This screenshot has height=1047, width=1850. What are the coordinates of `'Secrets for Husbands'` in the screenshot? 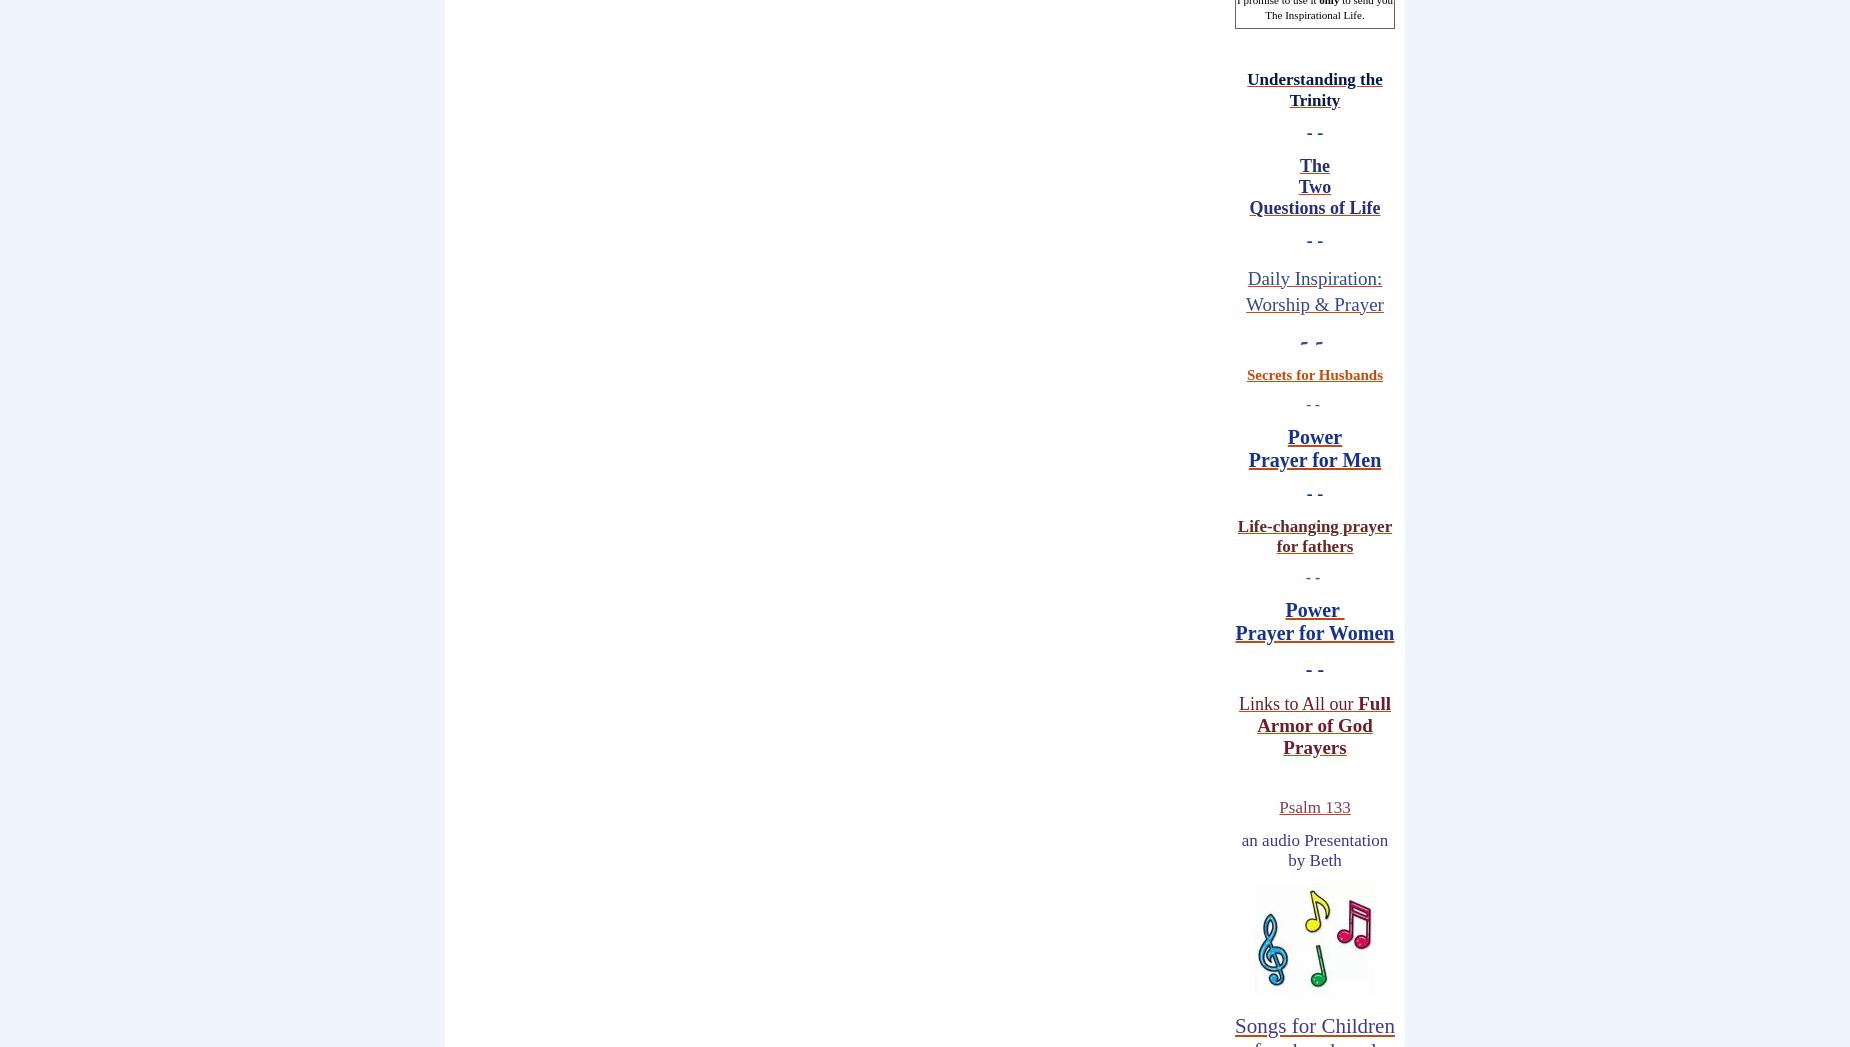 It's located at (1313, 375).